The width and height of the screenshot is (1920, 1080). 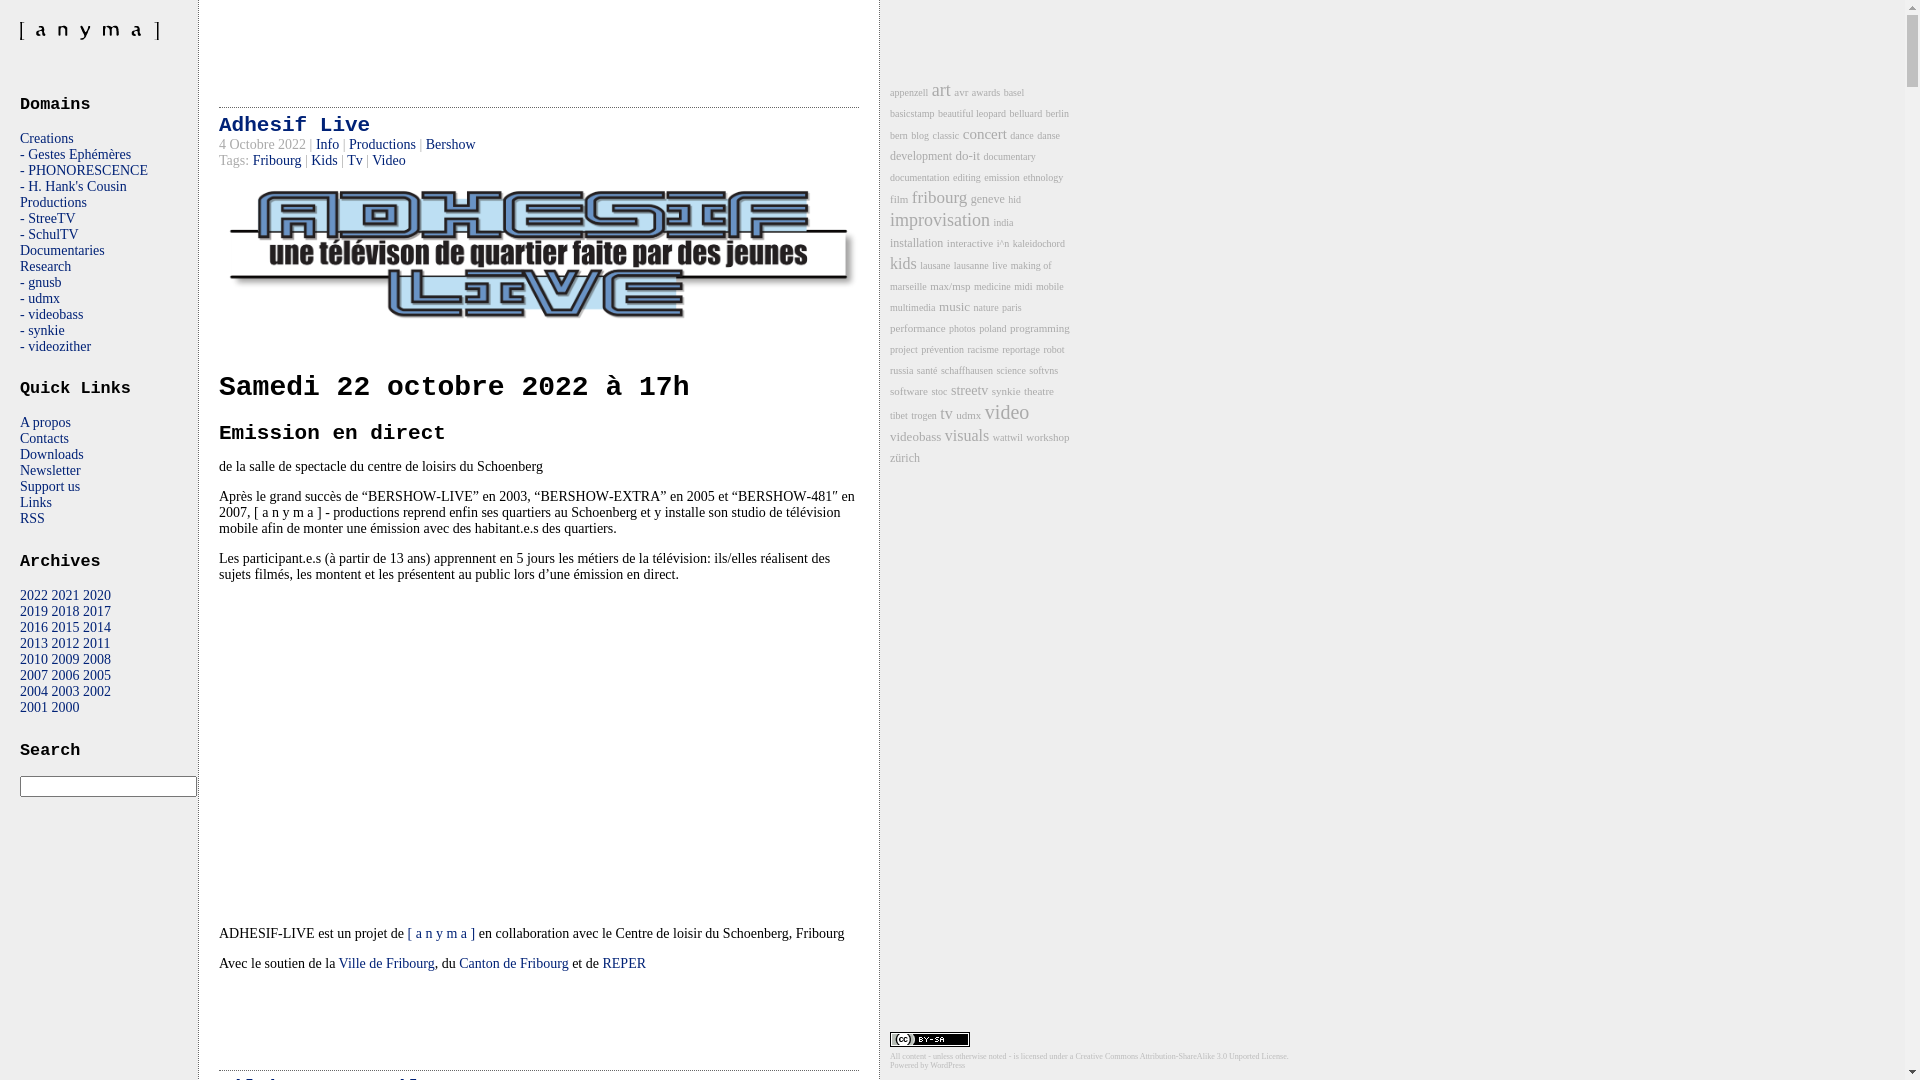 I want to click on '2011', so click(x=81, y=643).